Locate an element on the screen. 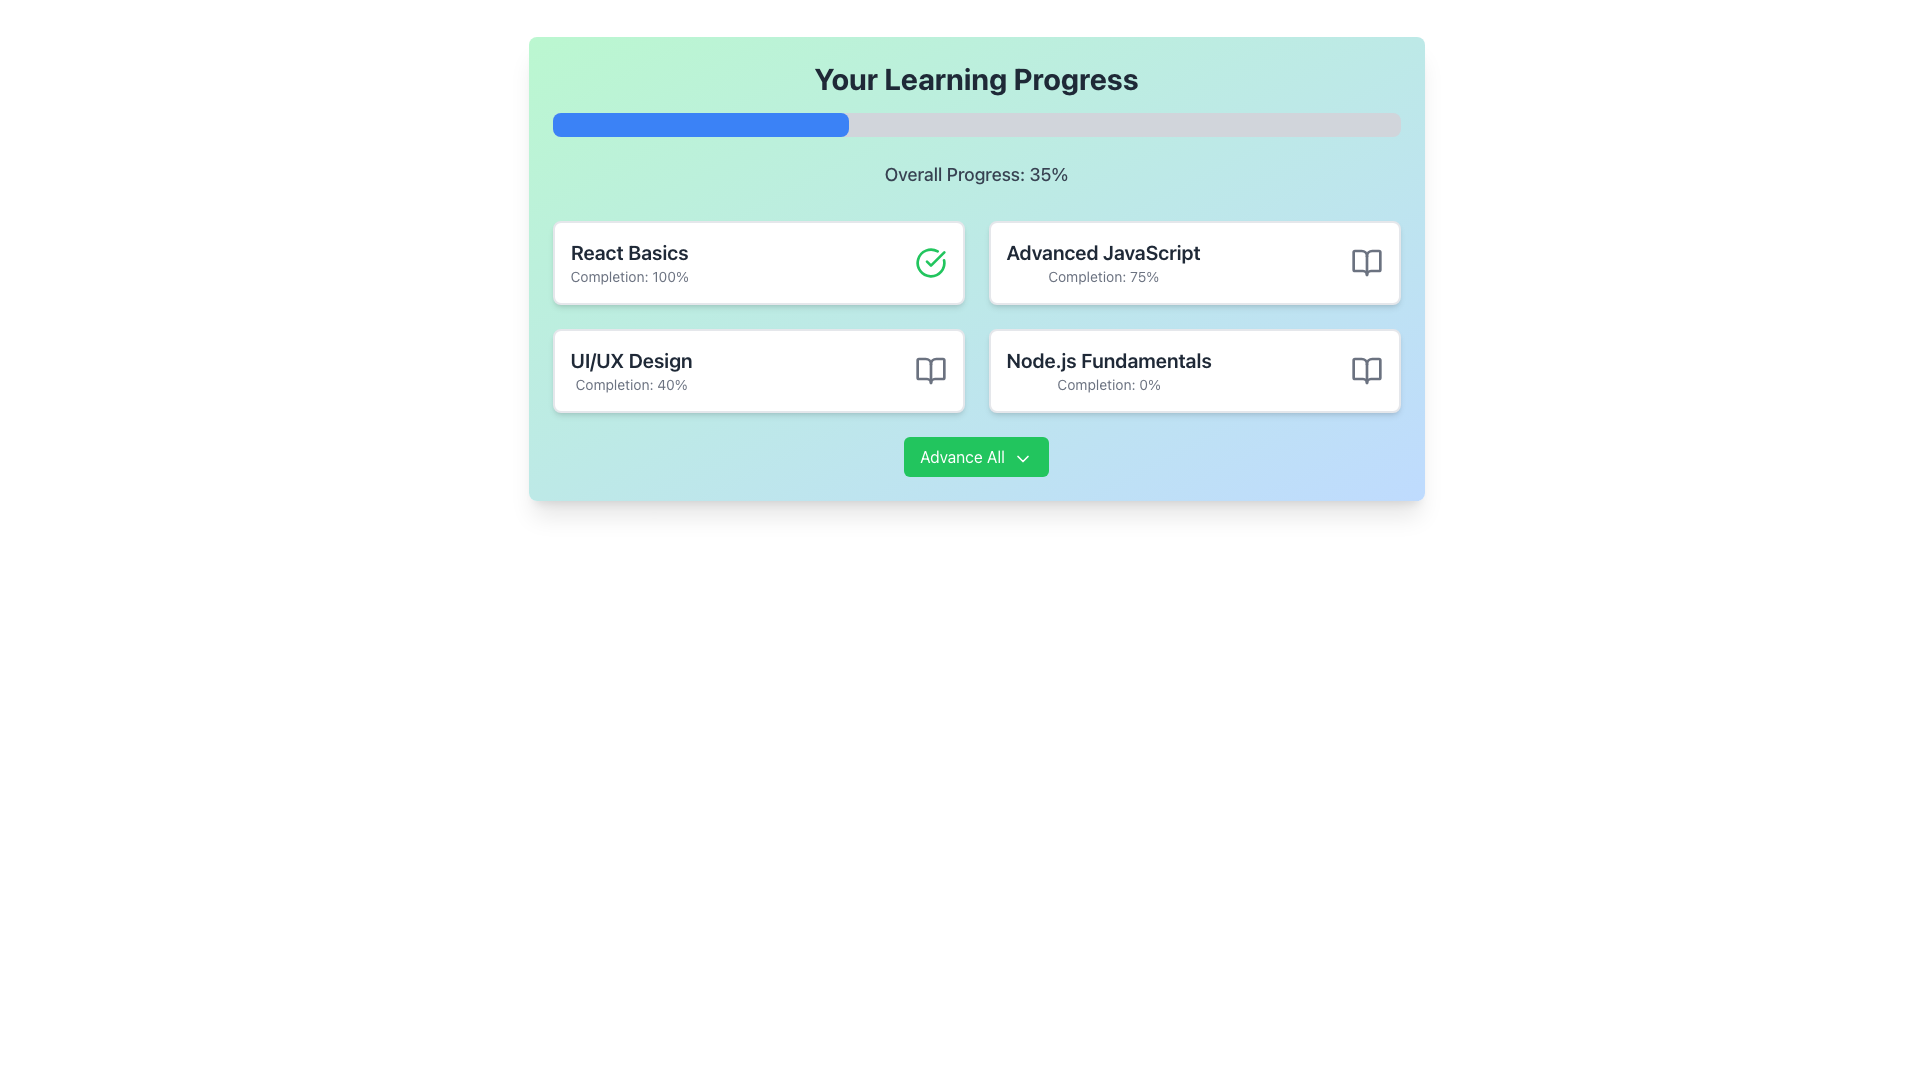 This screenshot has width=1920, height=1080. the button located at the bottom center of the interface is located at coordinates (976, 456).